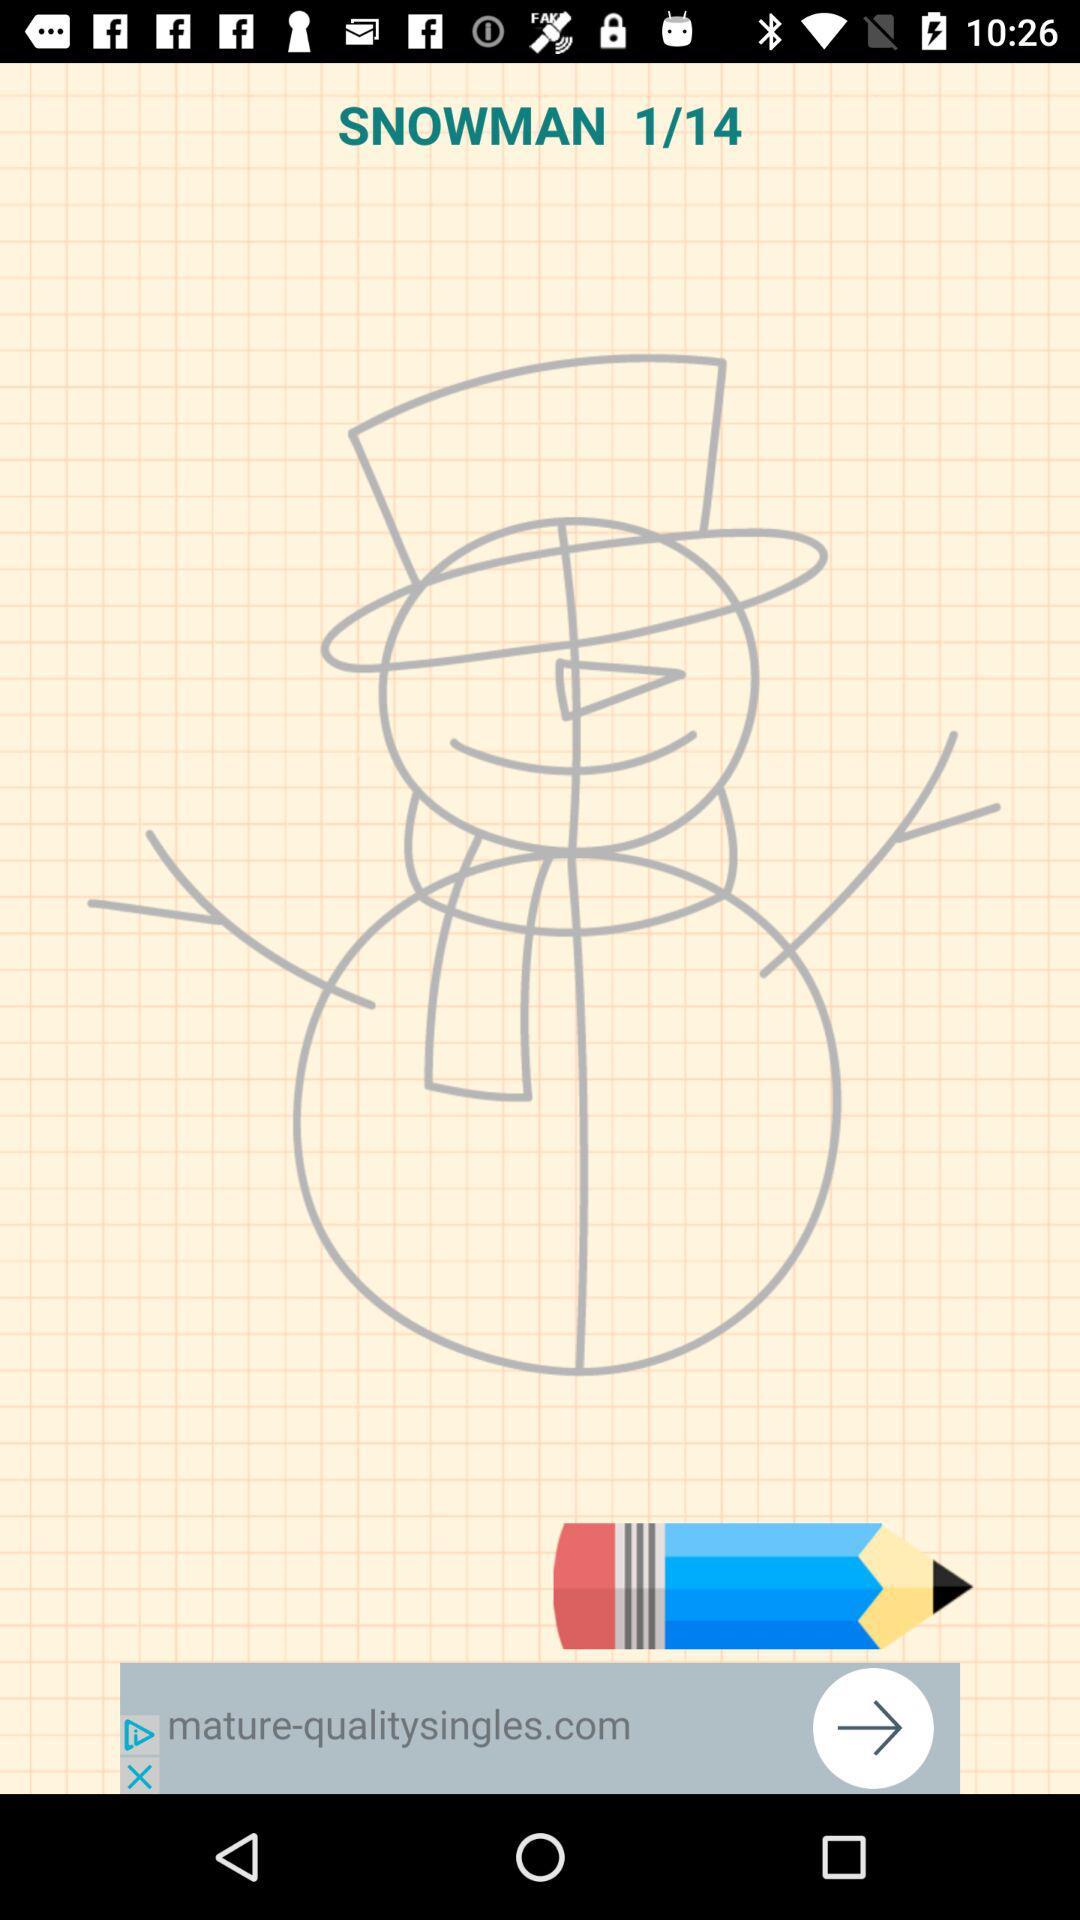  Describe the element at coordinates (763, 1585) in the screenshot. I see `draw with the pencil` at that location.